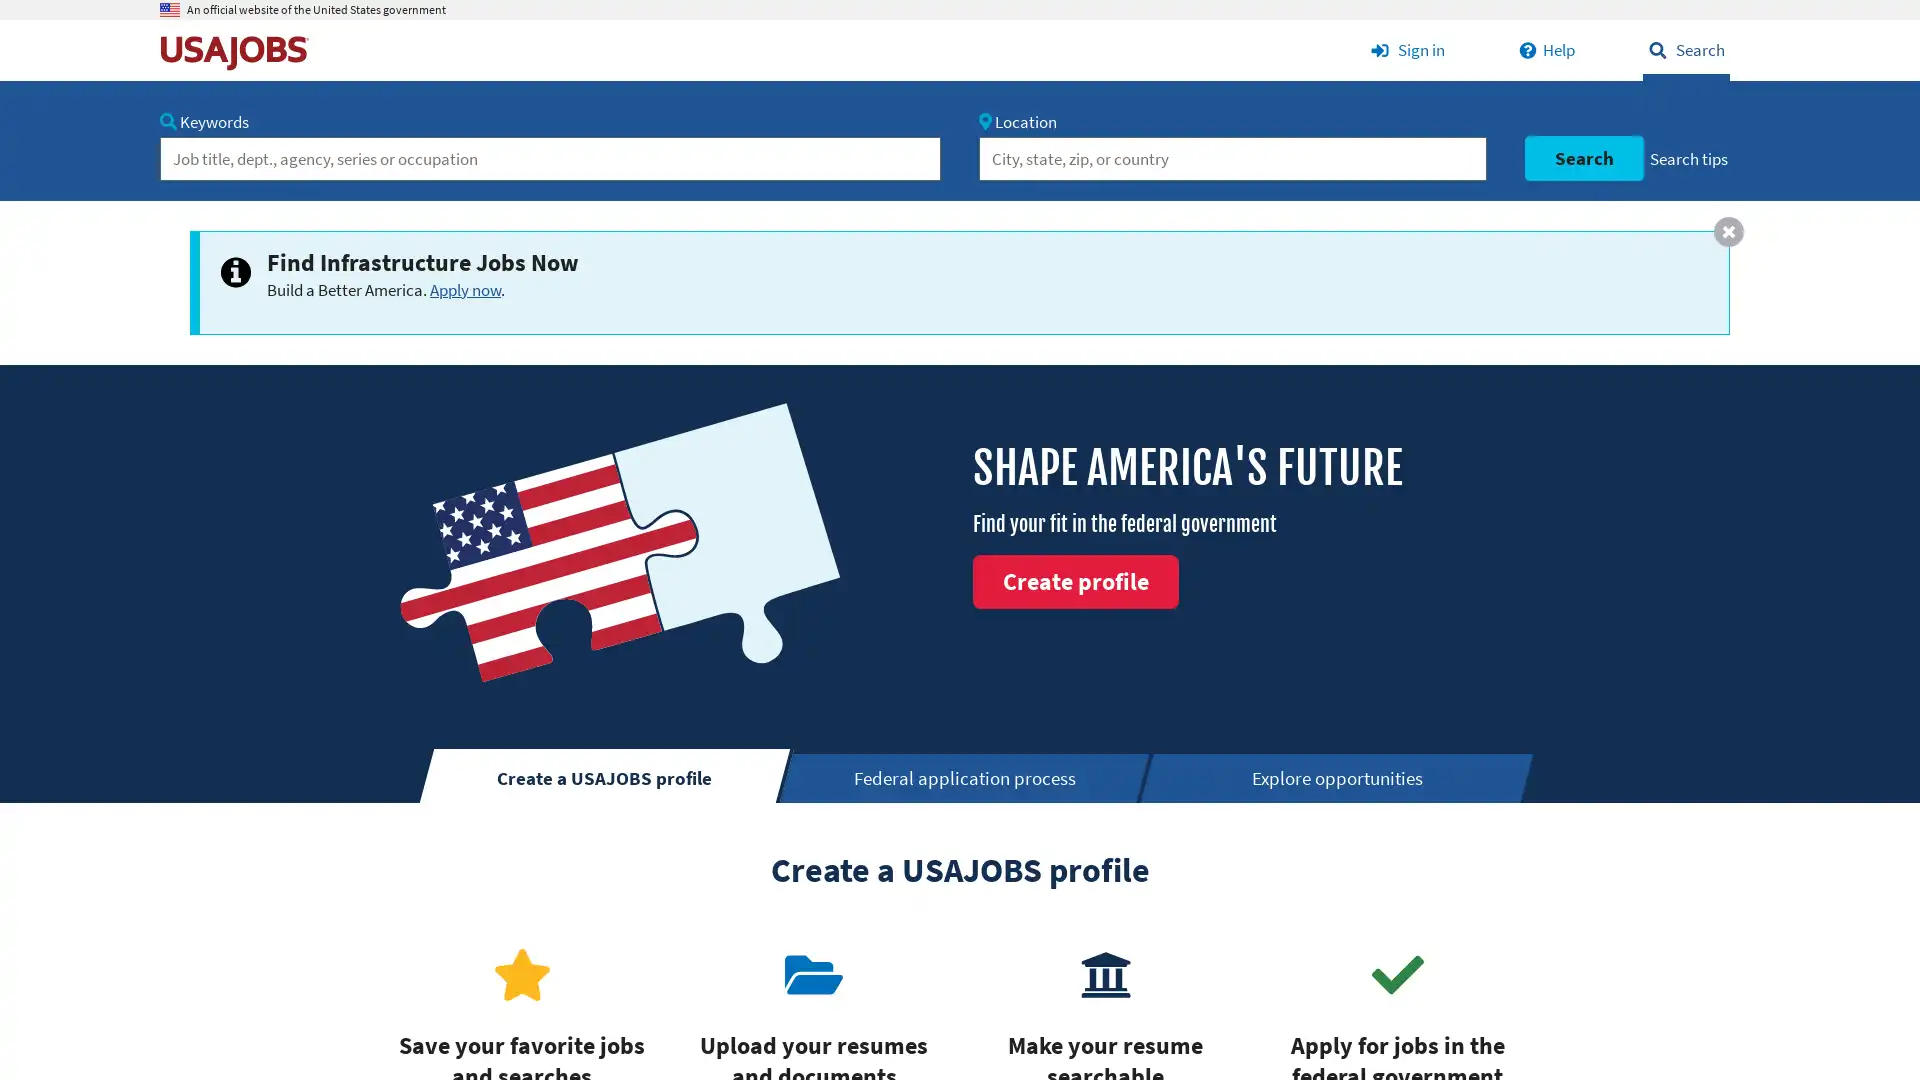 The height and width of the screenshot is (1080, 1920). What do you see at coordinates (966, 777) in the screenshot?
I see `Federal application process` at bounding box center [966, 777].